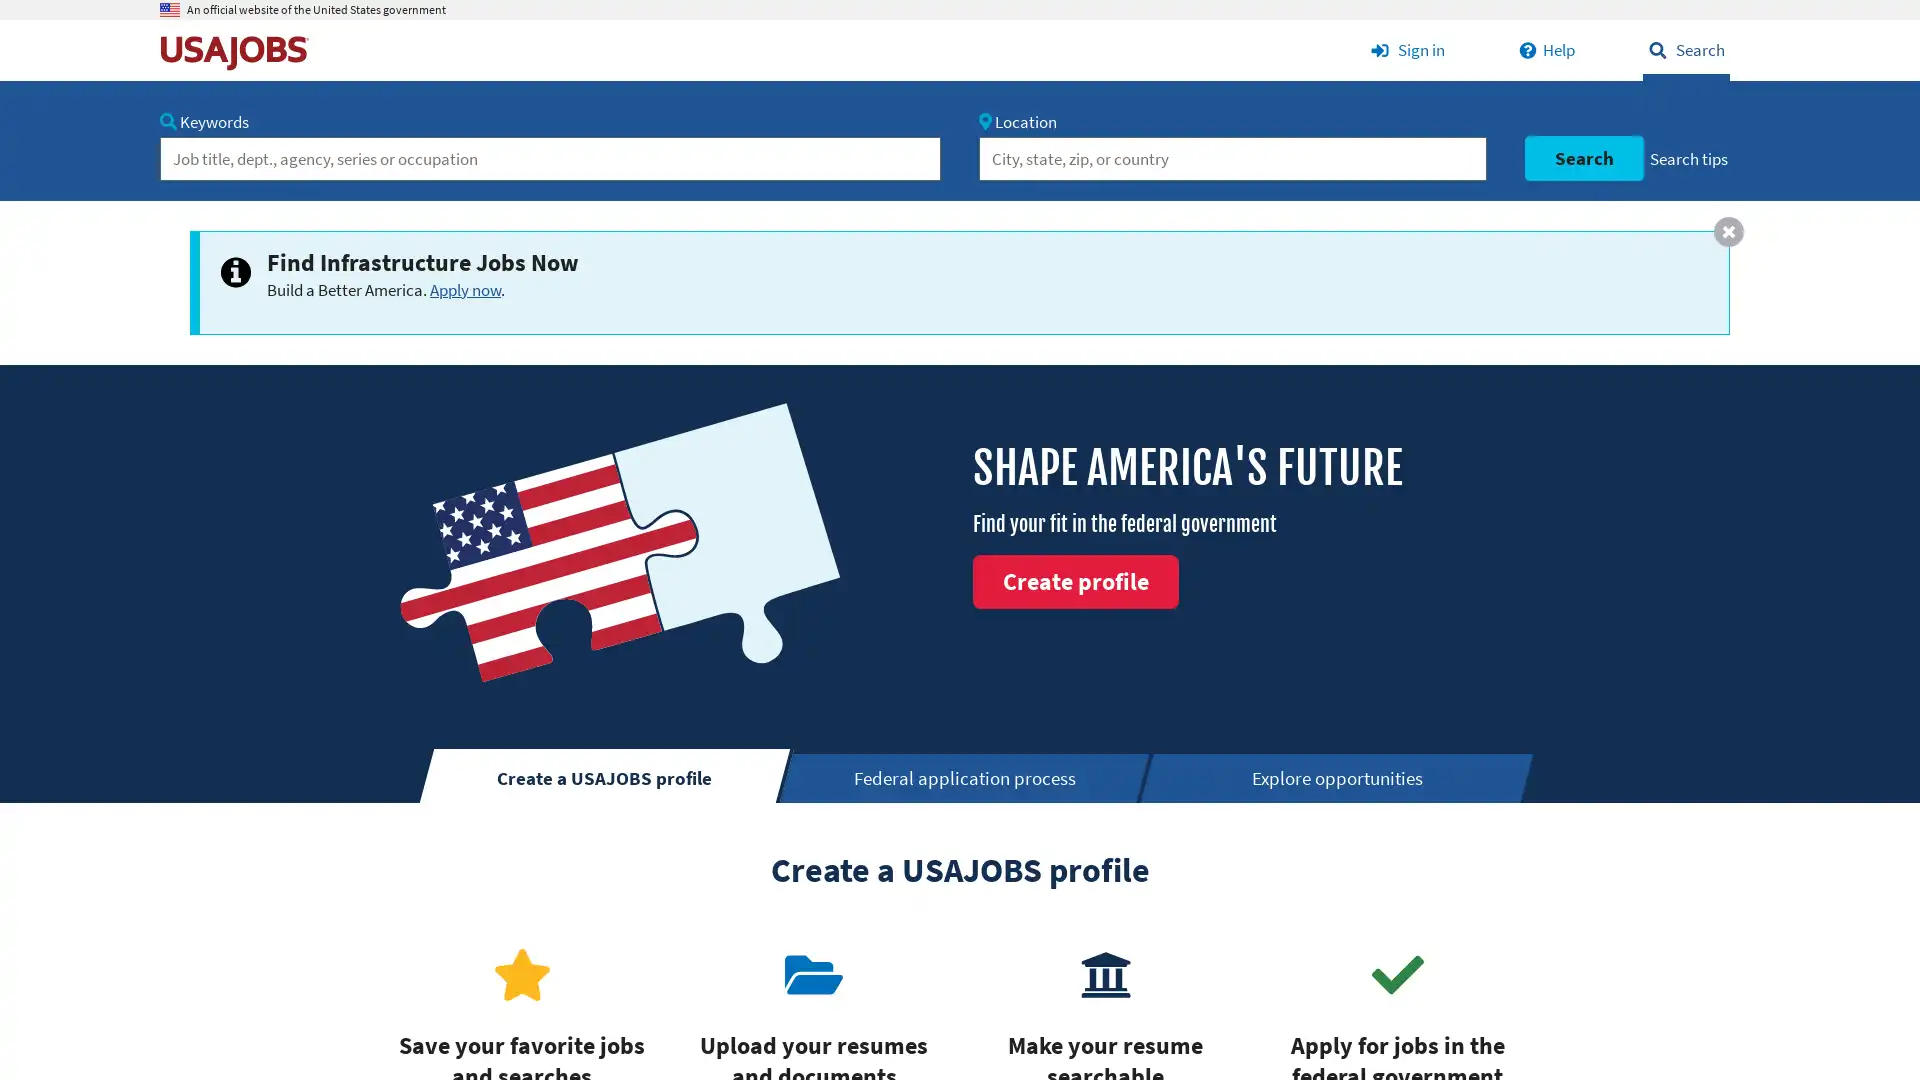 The height and width of the screenshot is (1080, 1920). What do you see at coordinates (966, 777) in the screenshot?
I see `Federal application process` at bounding box center [966, 777].